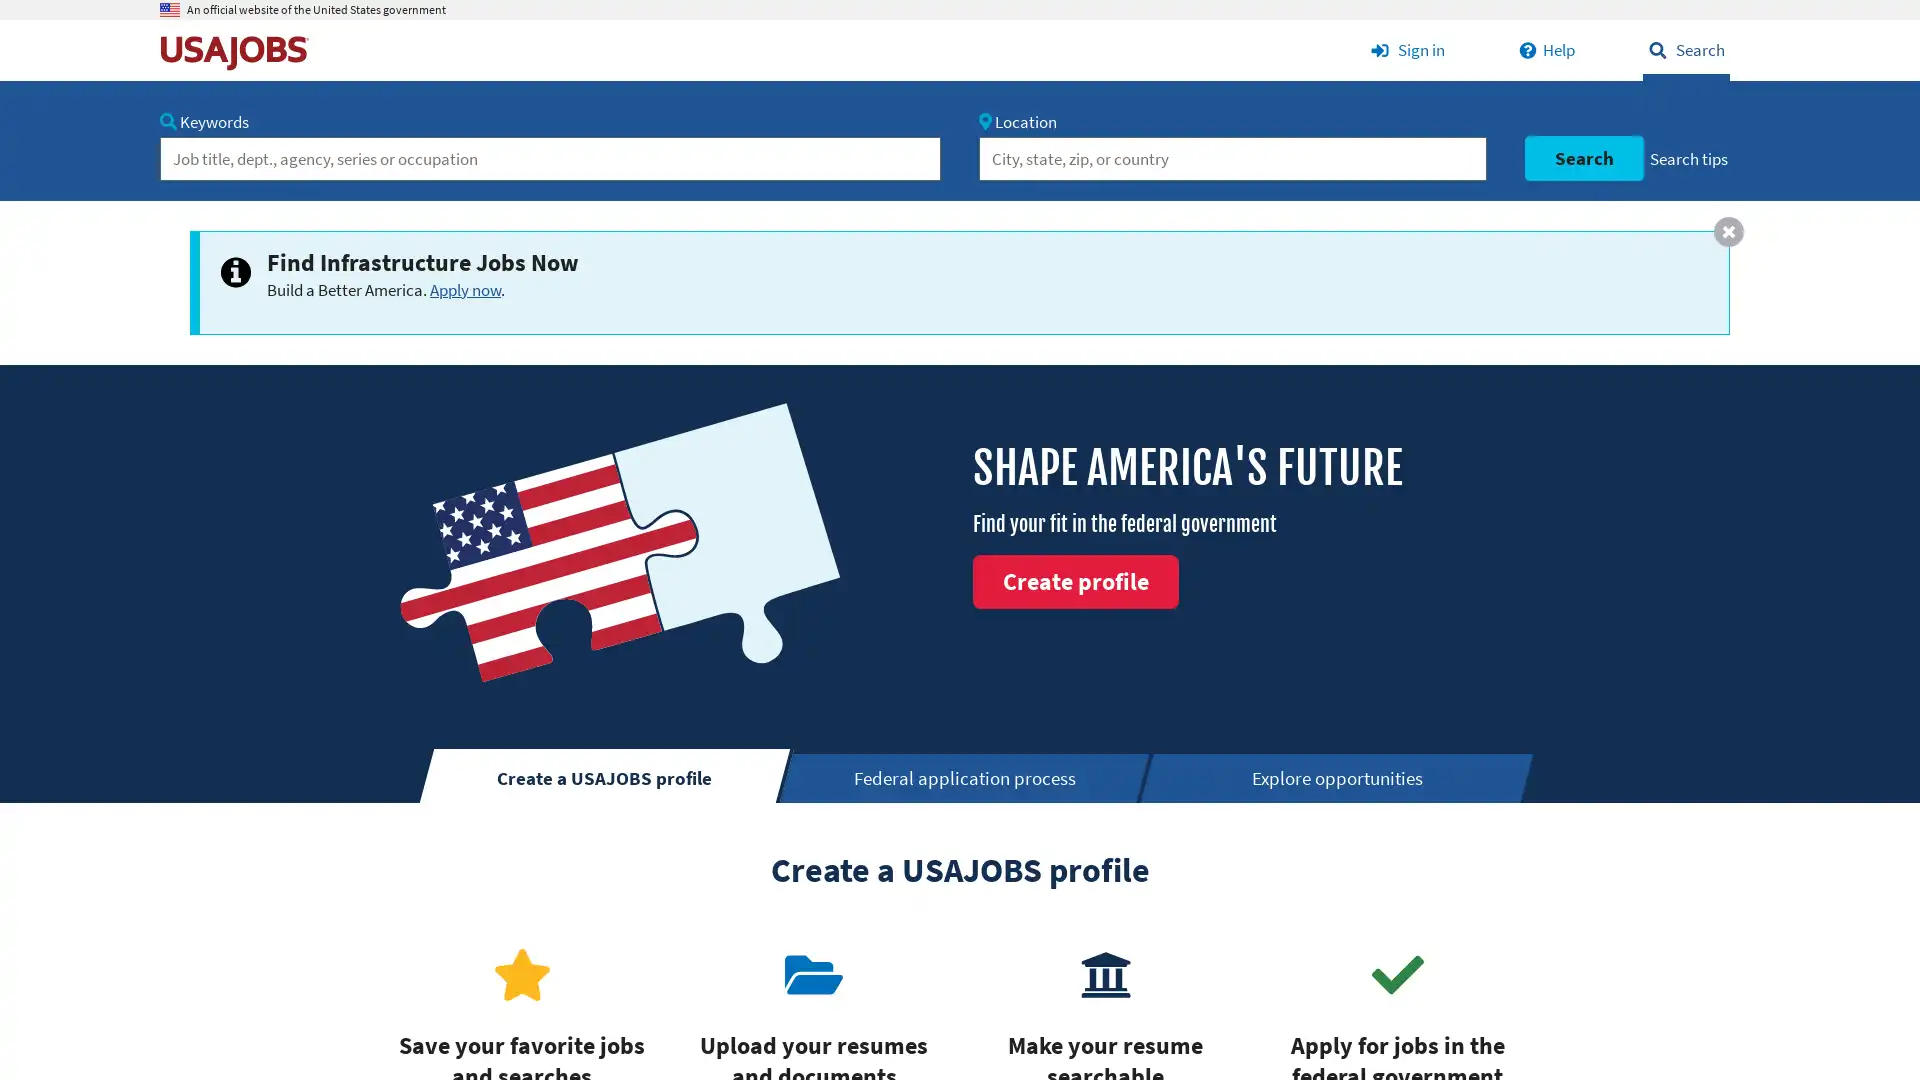 The height and width of the screenshot is (1080, 1920). What do you see at coordinates (966, 777) in the screenshot?
I see `Federal application process` at bounding box center [966, 777].